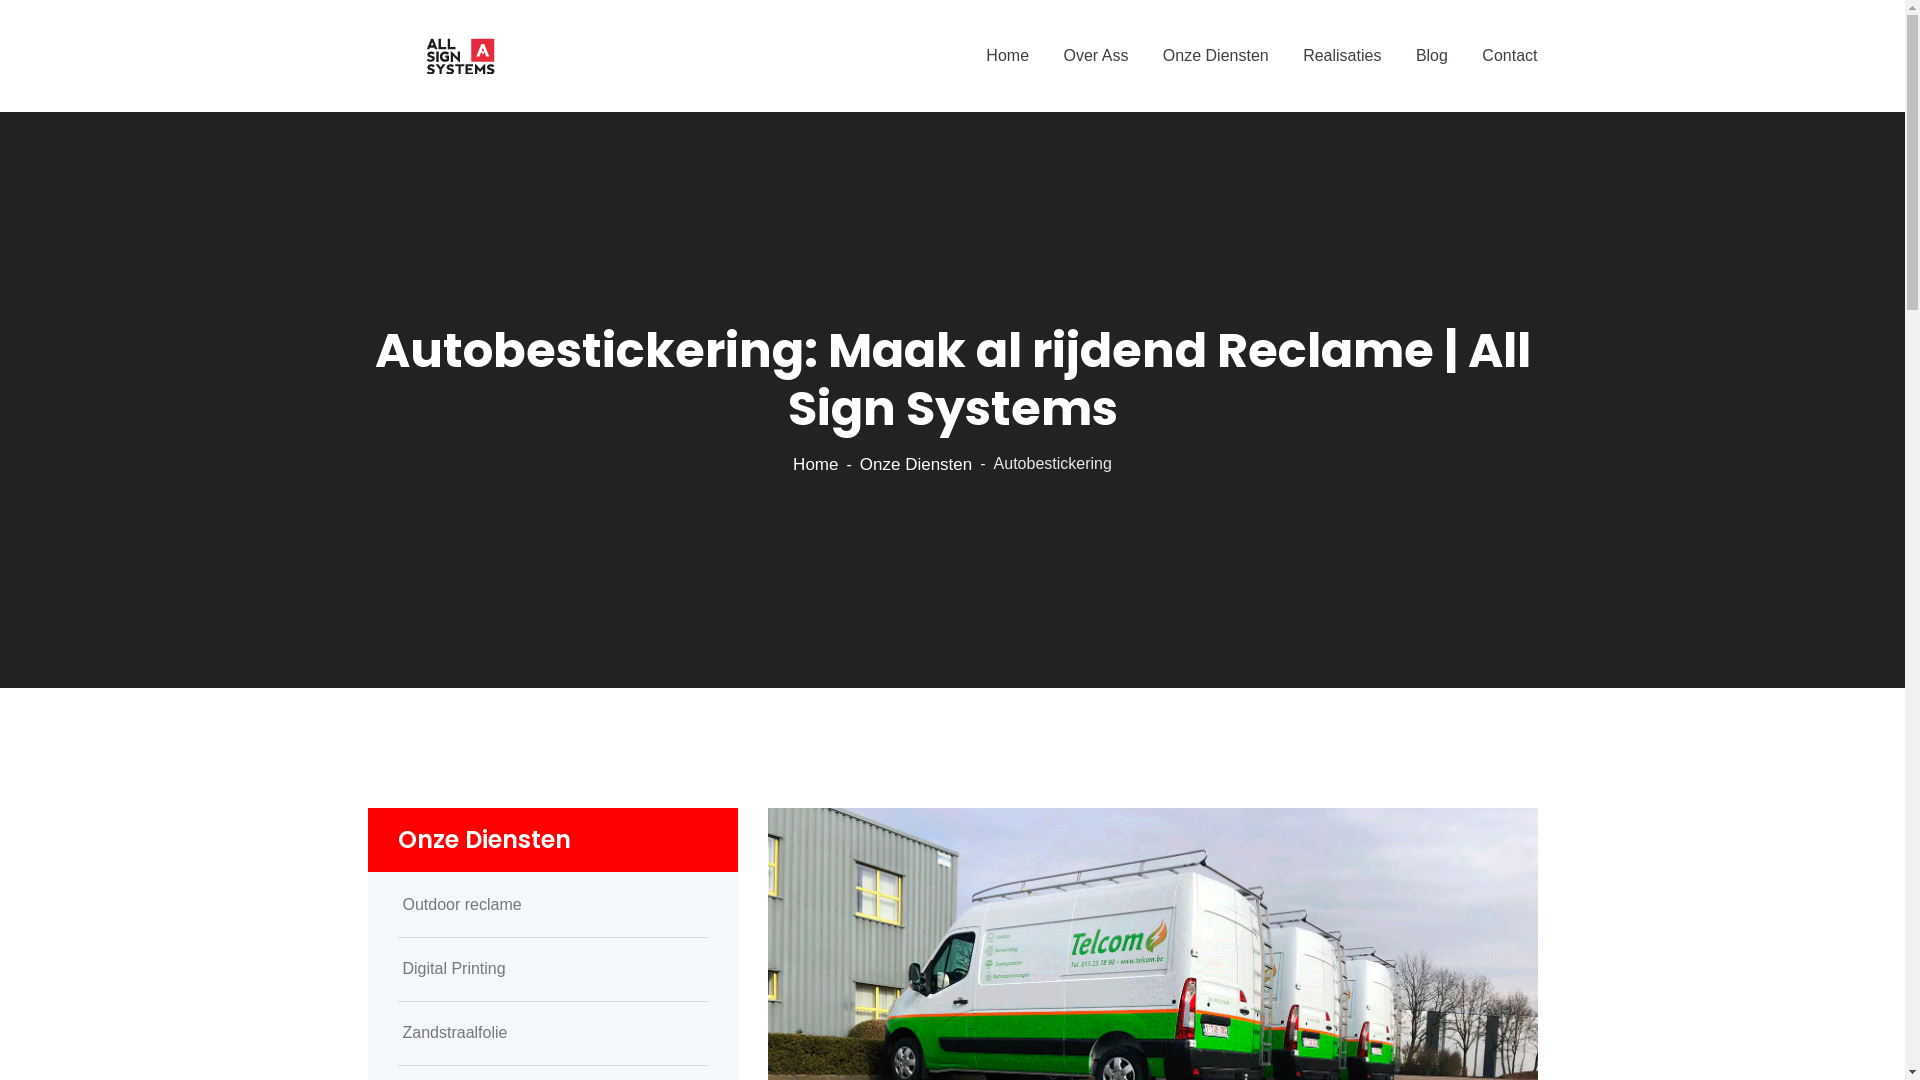  Describe the element at coordinates (552, 1033) in the screenshot. I see `'Zandstraalfolie'` at that location.